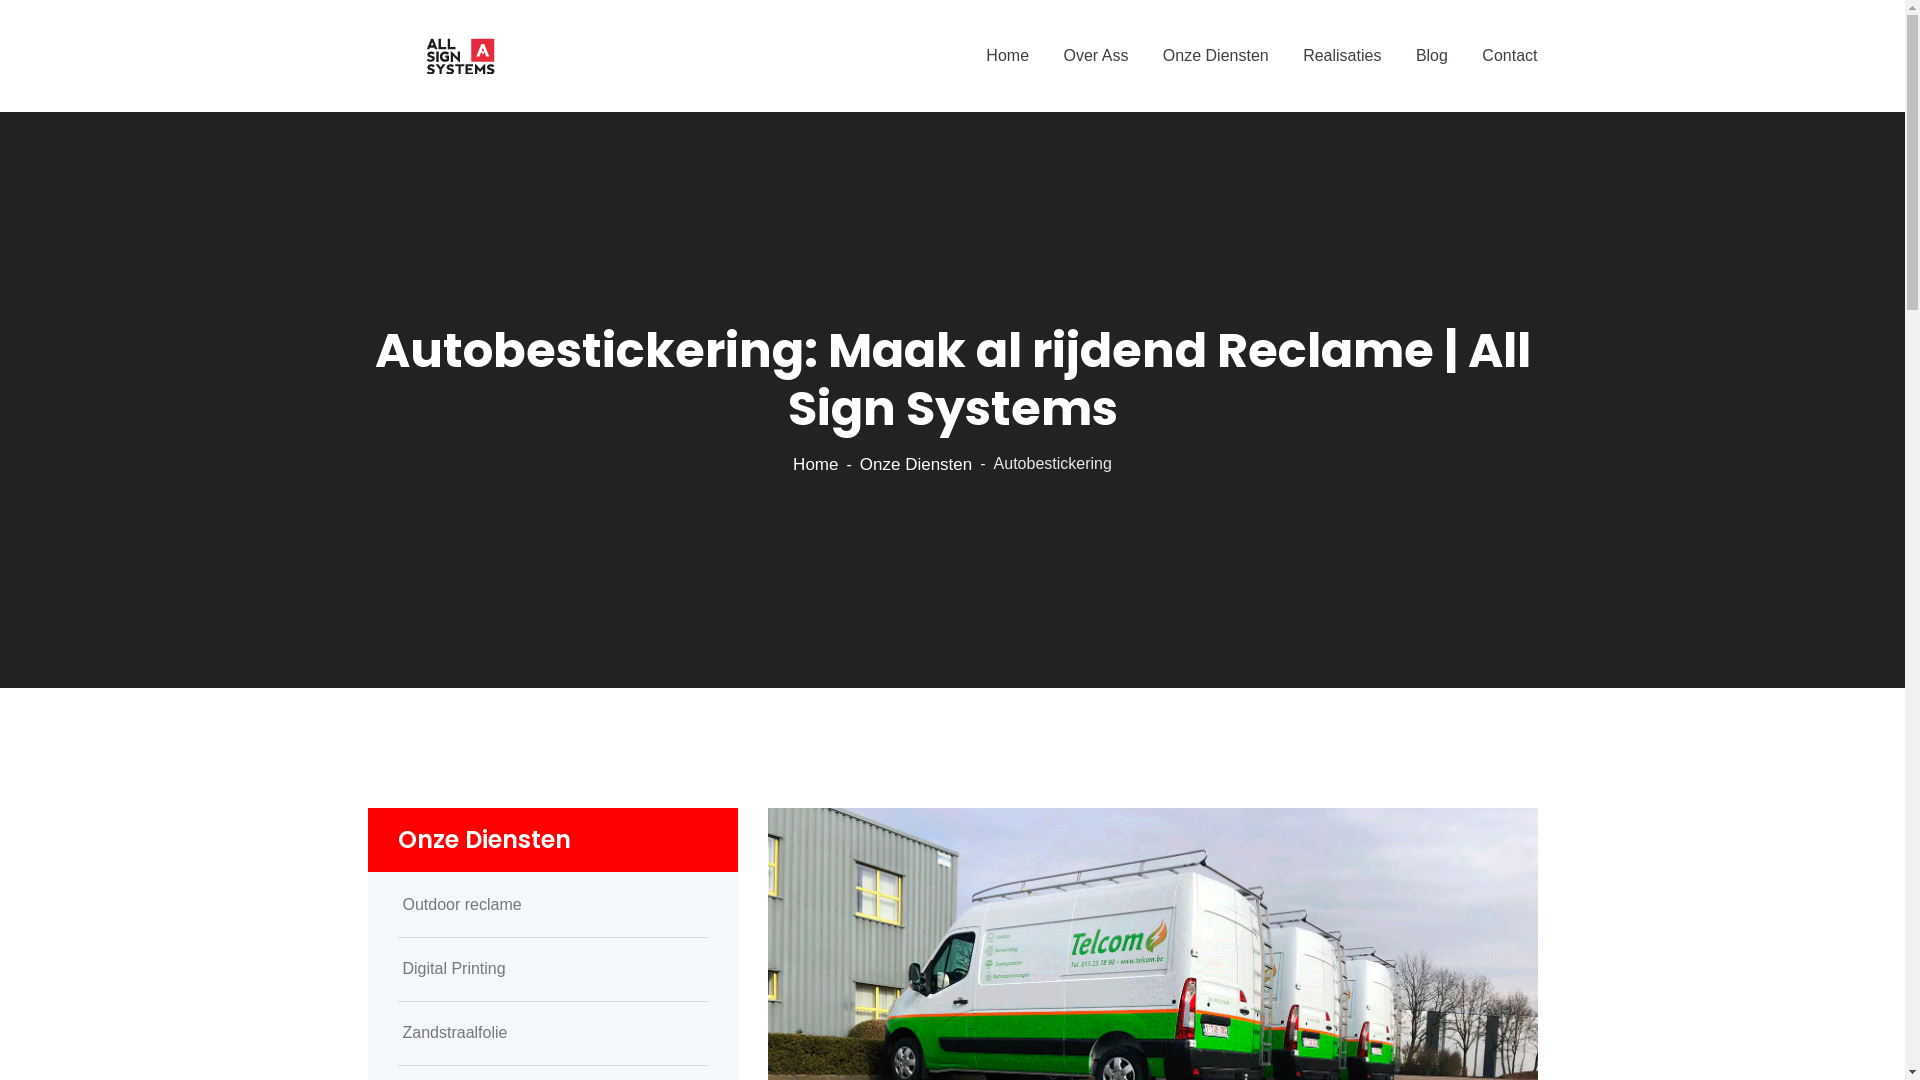  Describe the element at coordinates (552, 1033) in the screenshot. I see `'Zandstraalfolie'` at that location.